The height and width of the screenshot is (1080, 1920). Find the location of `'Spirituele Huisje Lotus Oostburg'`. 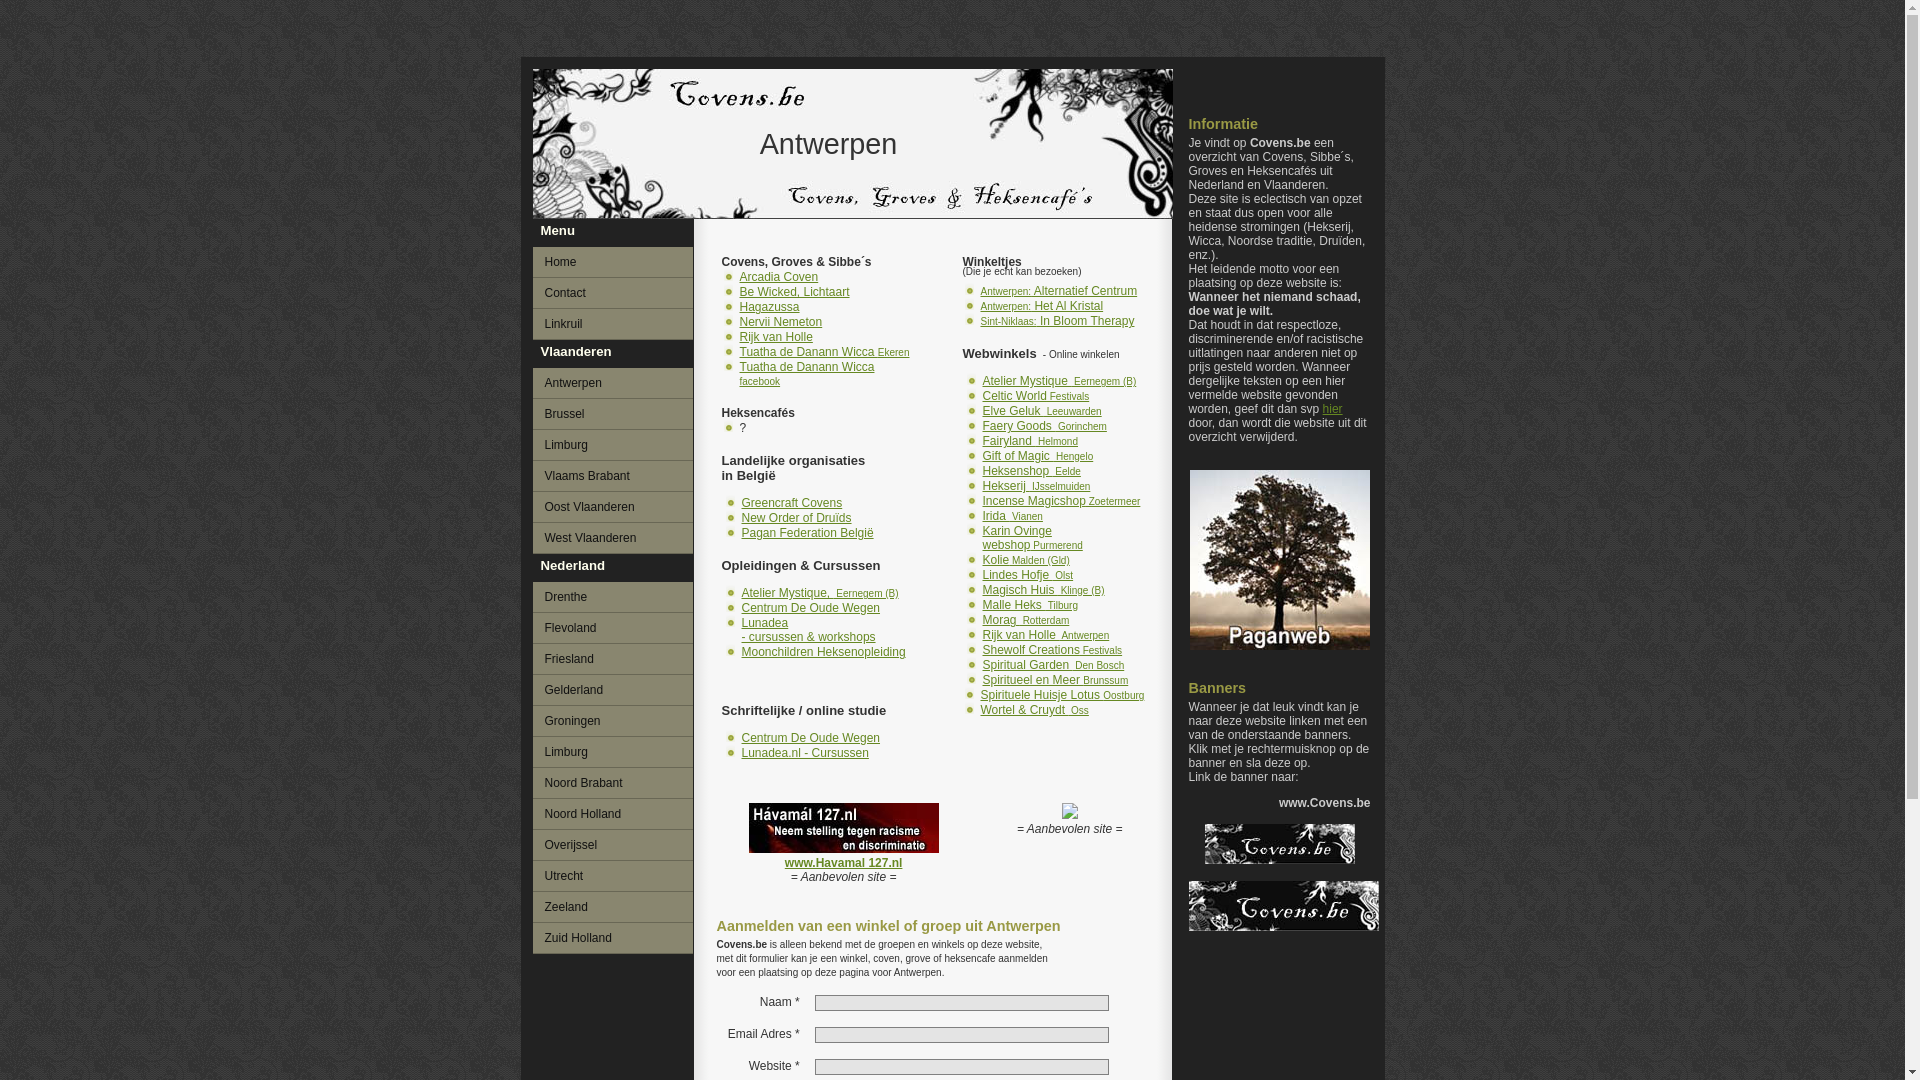

'Spirituele Huisje Lotus Oostburg' is located at coordinates (1060, 693).